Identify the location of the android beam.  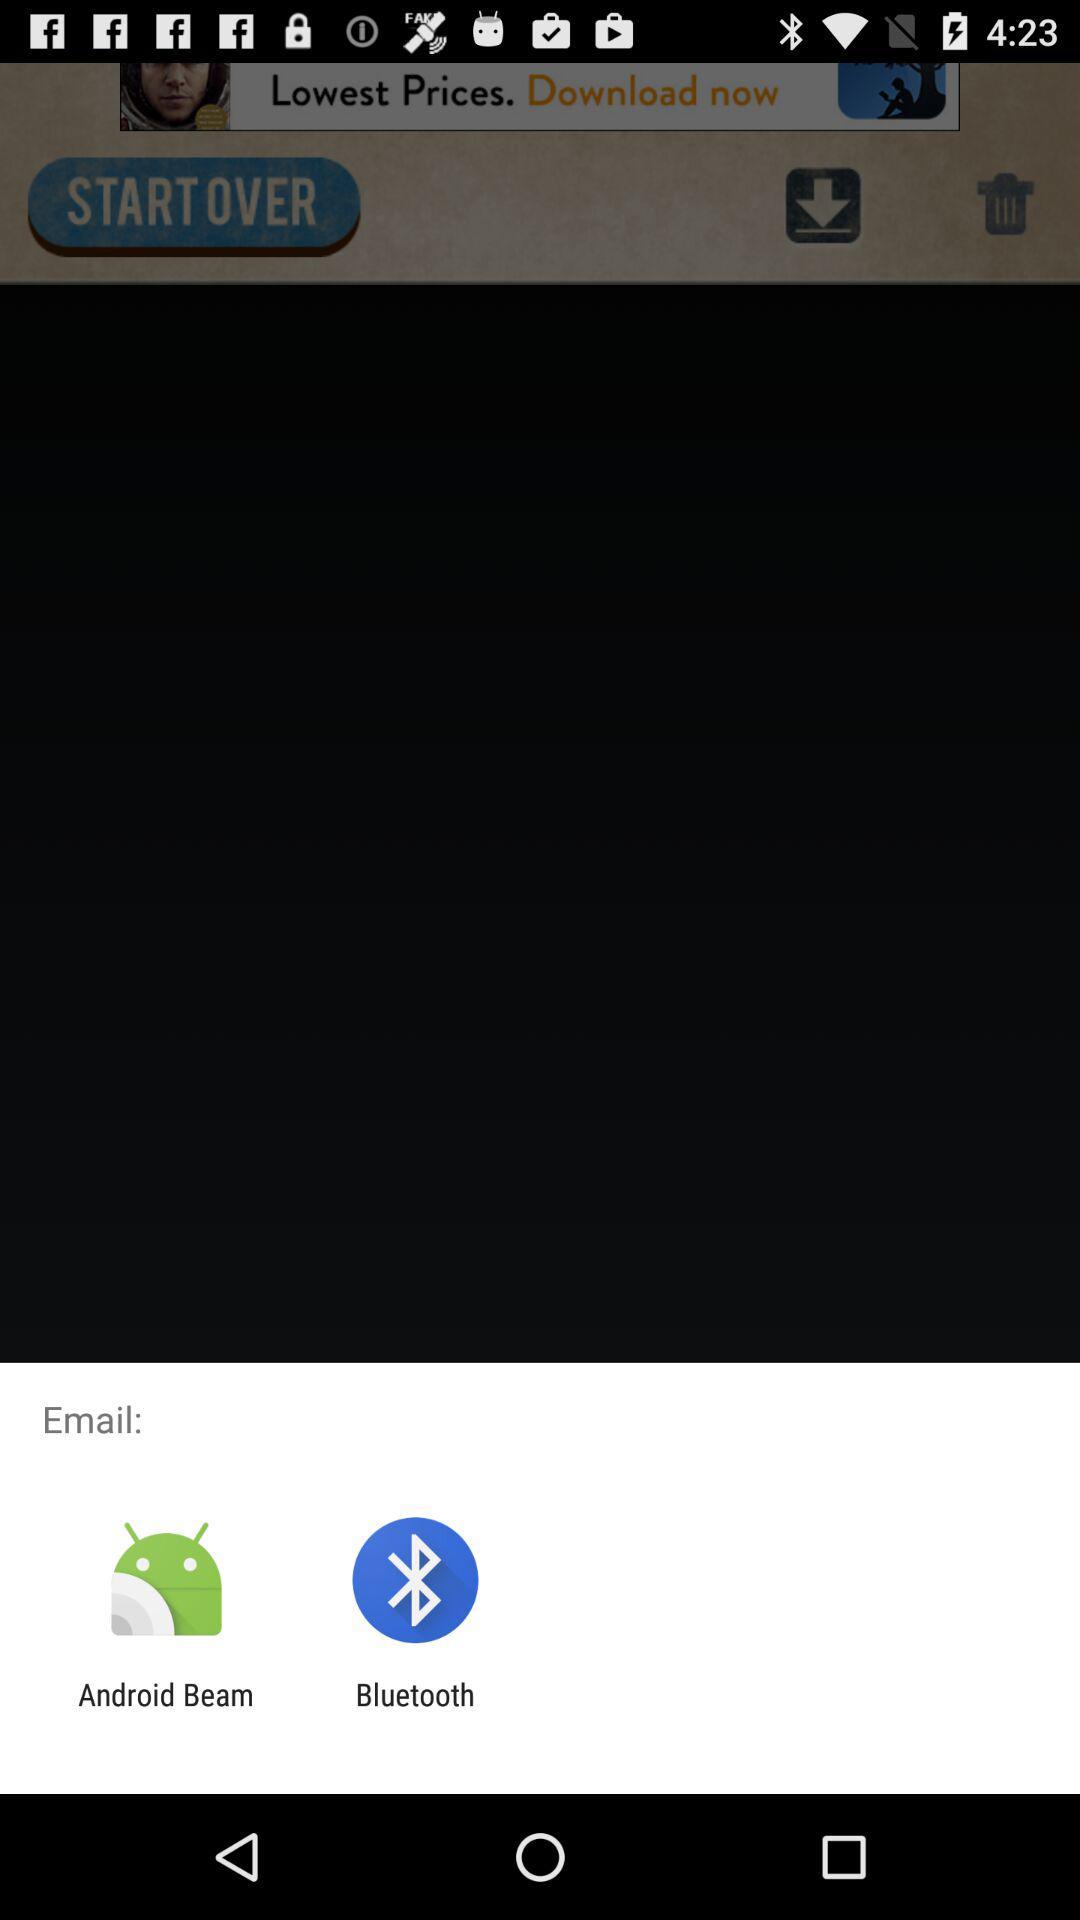
(165, 1711).